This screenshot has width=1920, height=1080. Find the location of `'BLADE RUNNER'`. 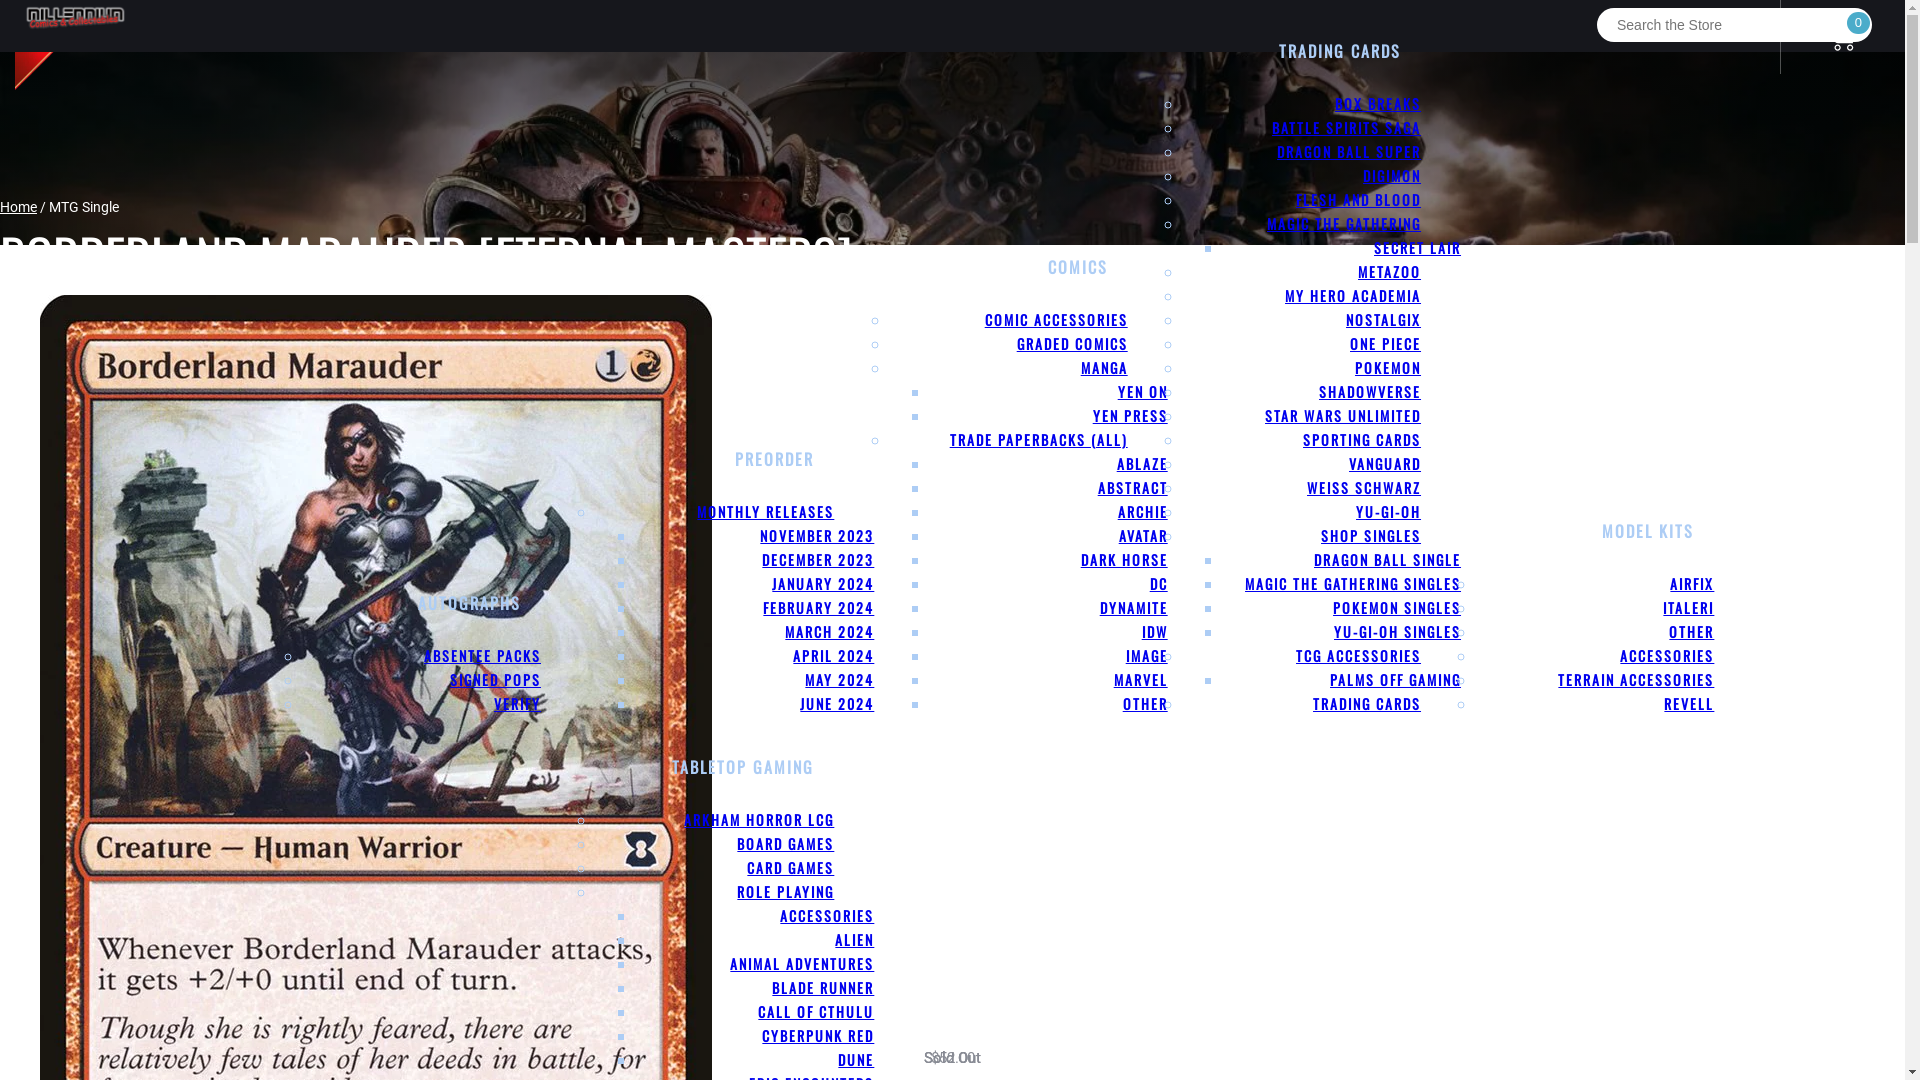

'BLADE RUNNER' is located at coordinates (822, 986).